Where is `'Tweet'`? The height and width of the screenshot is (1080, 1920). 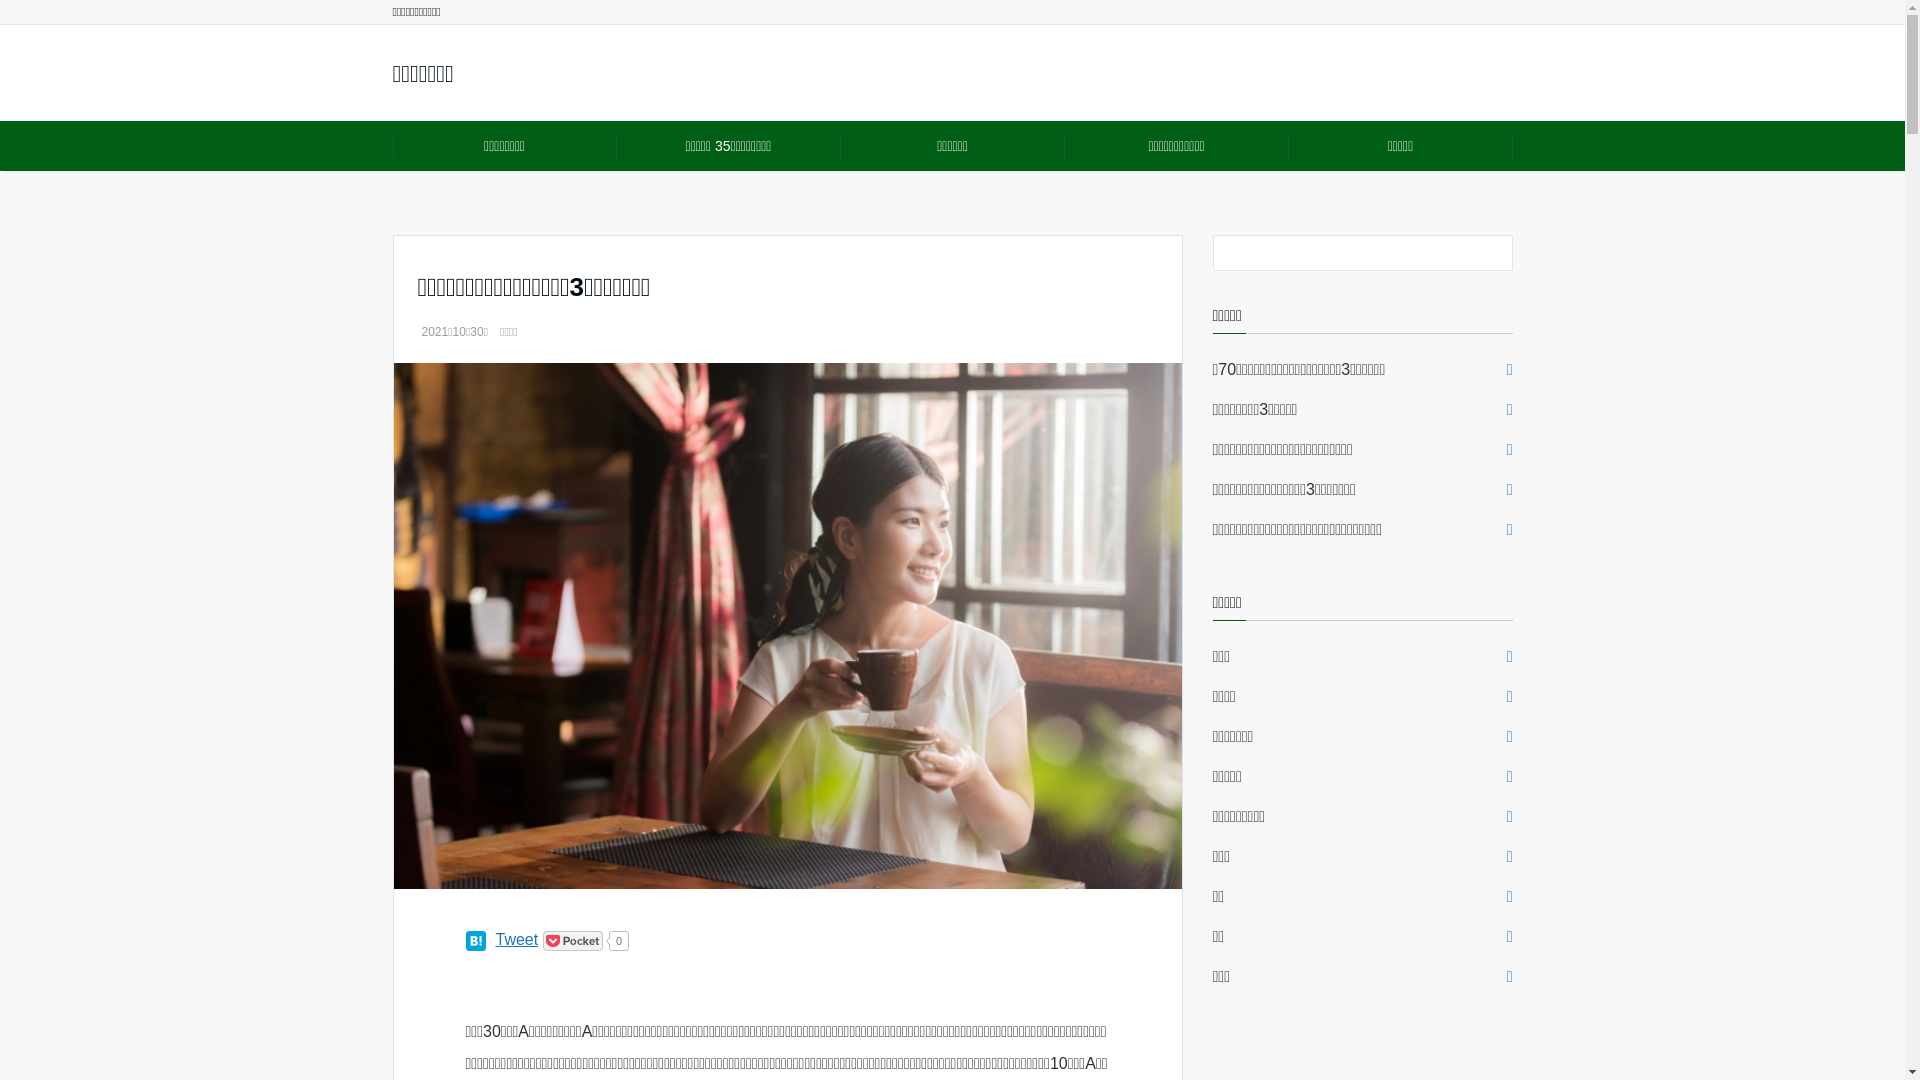
'Tweet' is located at coordinates (495, 939).